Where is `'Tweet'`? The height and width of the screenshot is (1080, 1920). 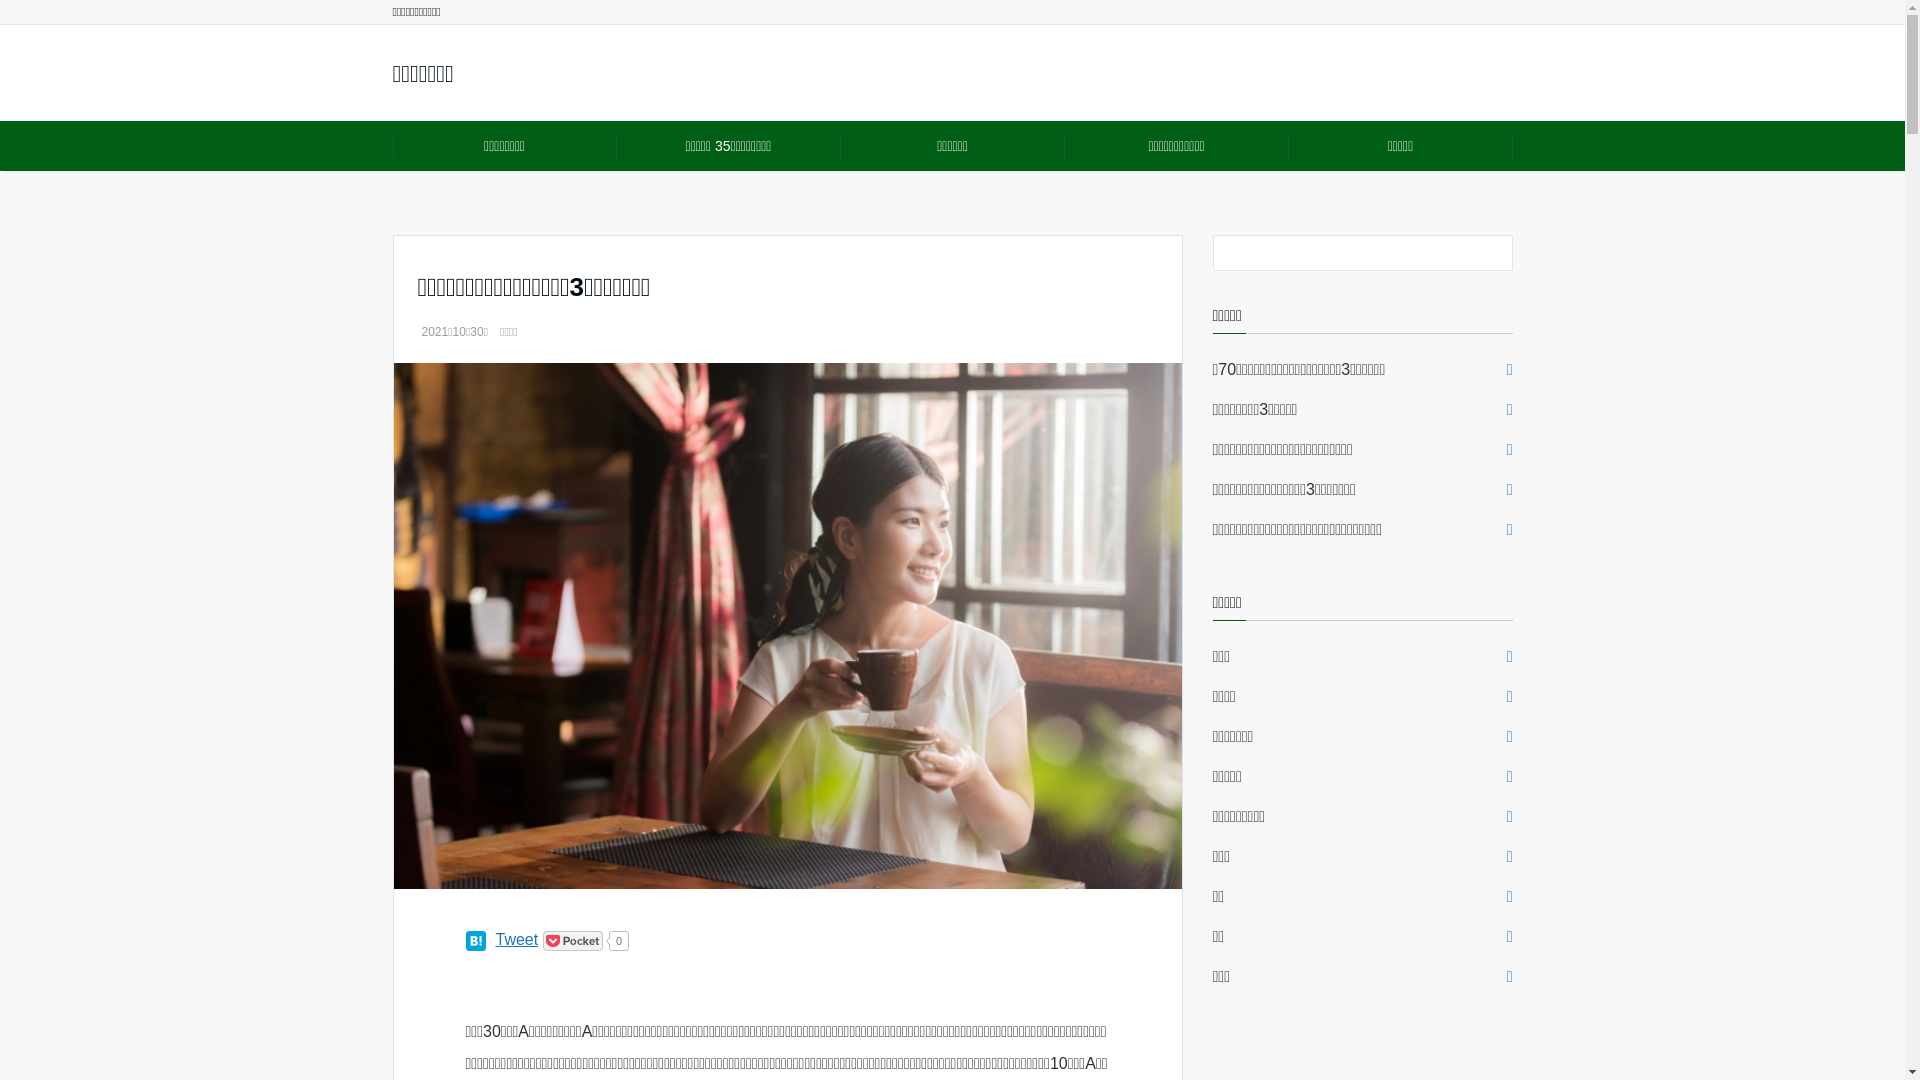
'Tweet' is located at coordinates (495, 939).